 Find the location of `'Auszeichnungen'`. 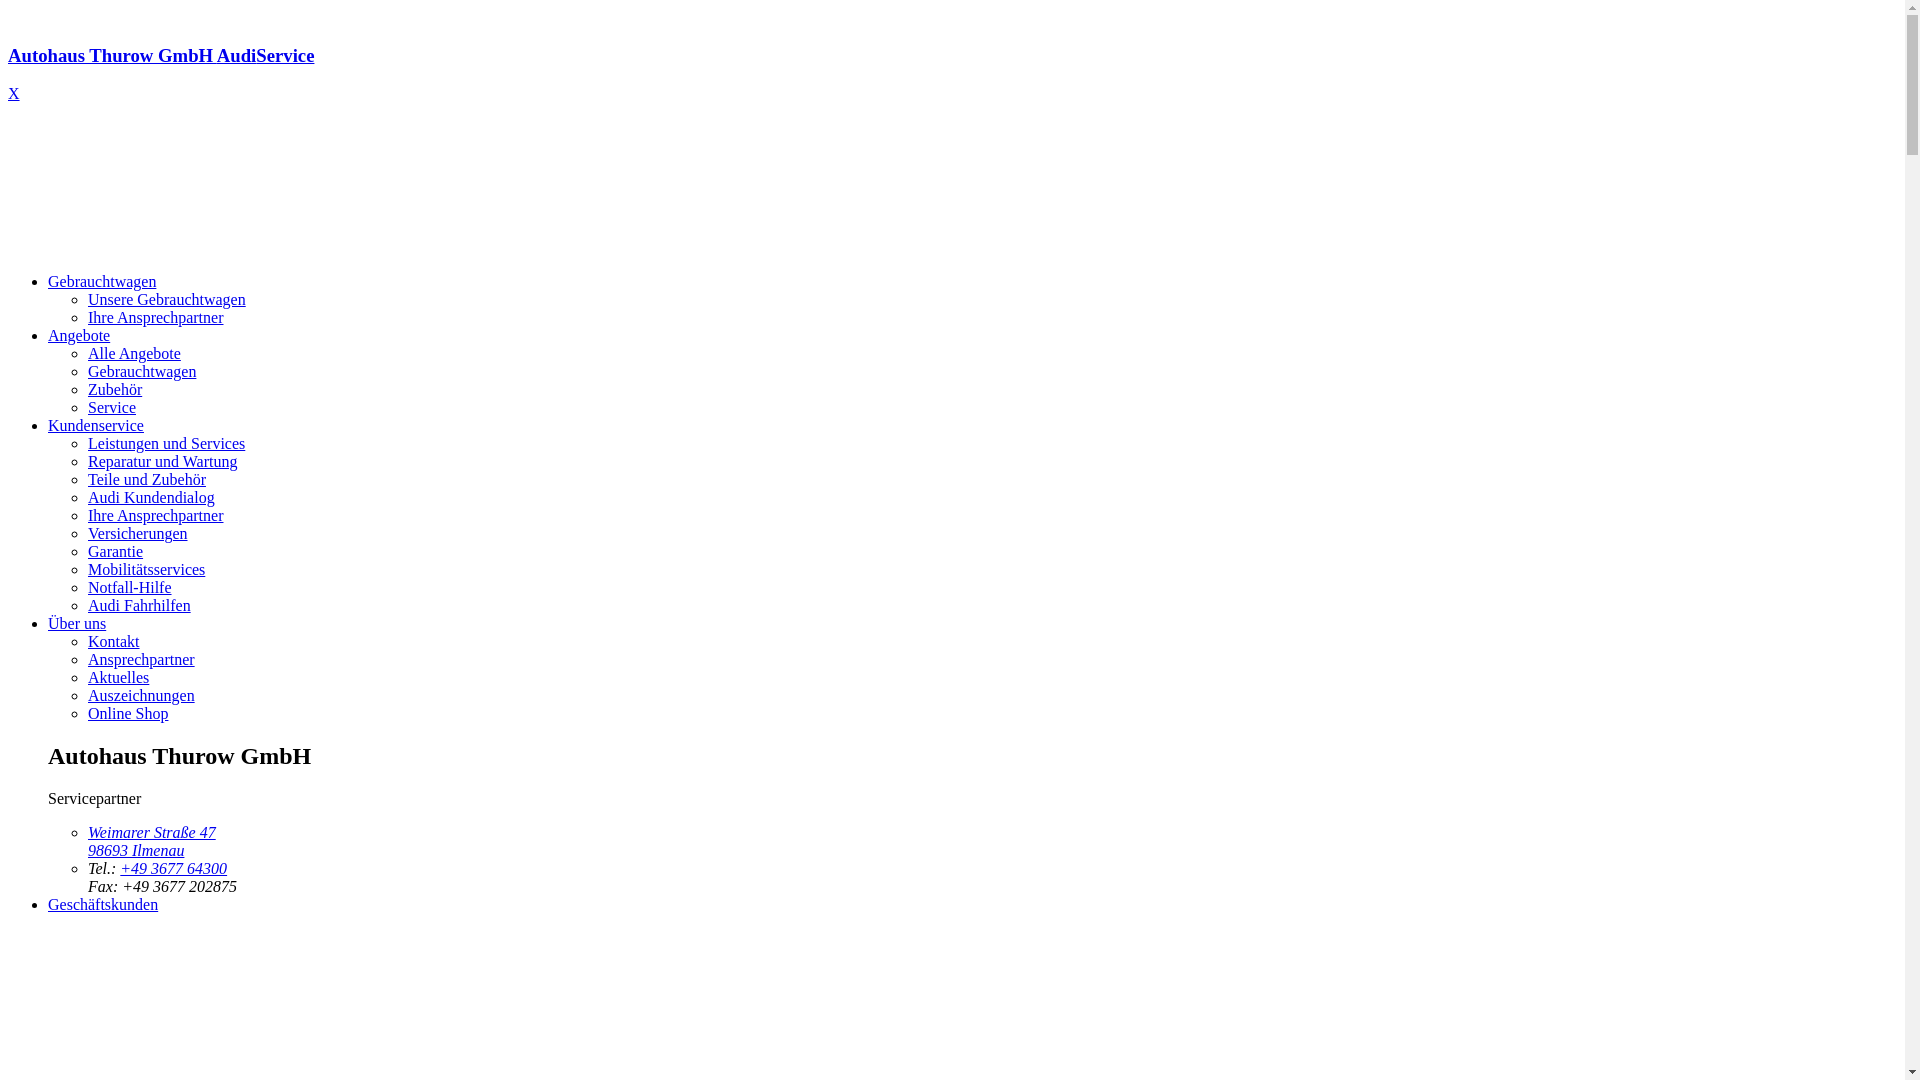

'Auszeichnungen' is located at coordinates (140, 694).